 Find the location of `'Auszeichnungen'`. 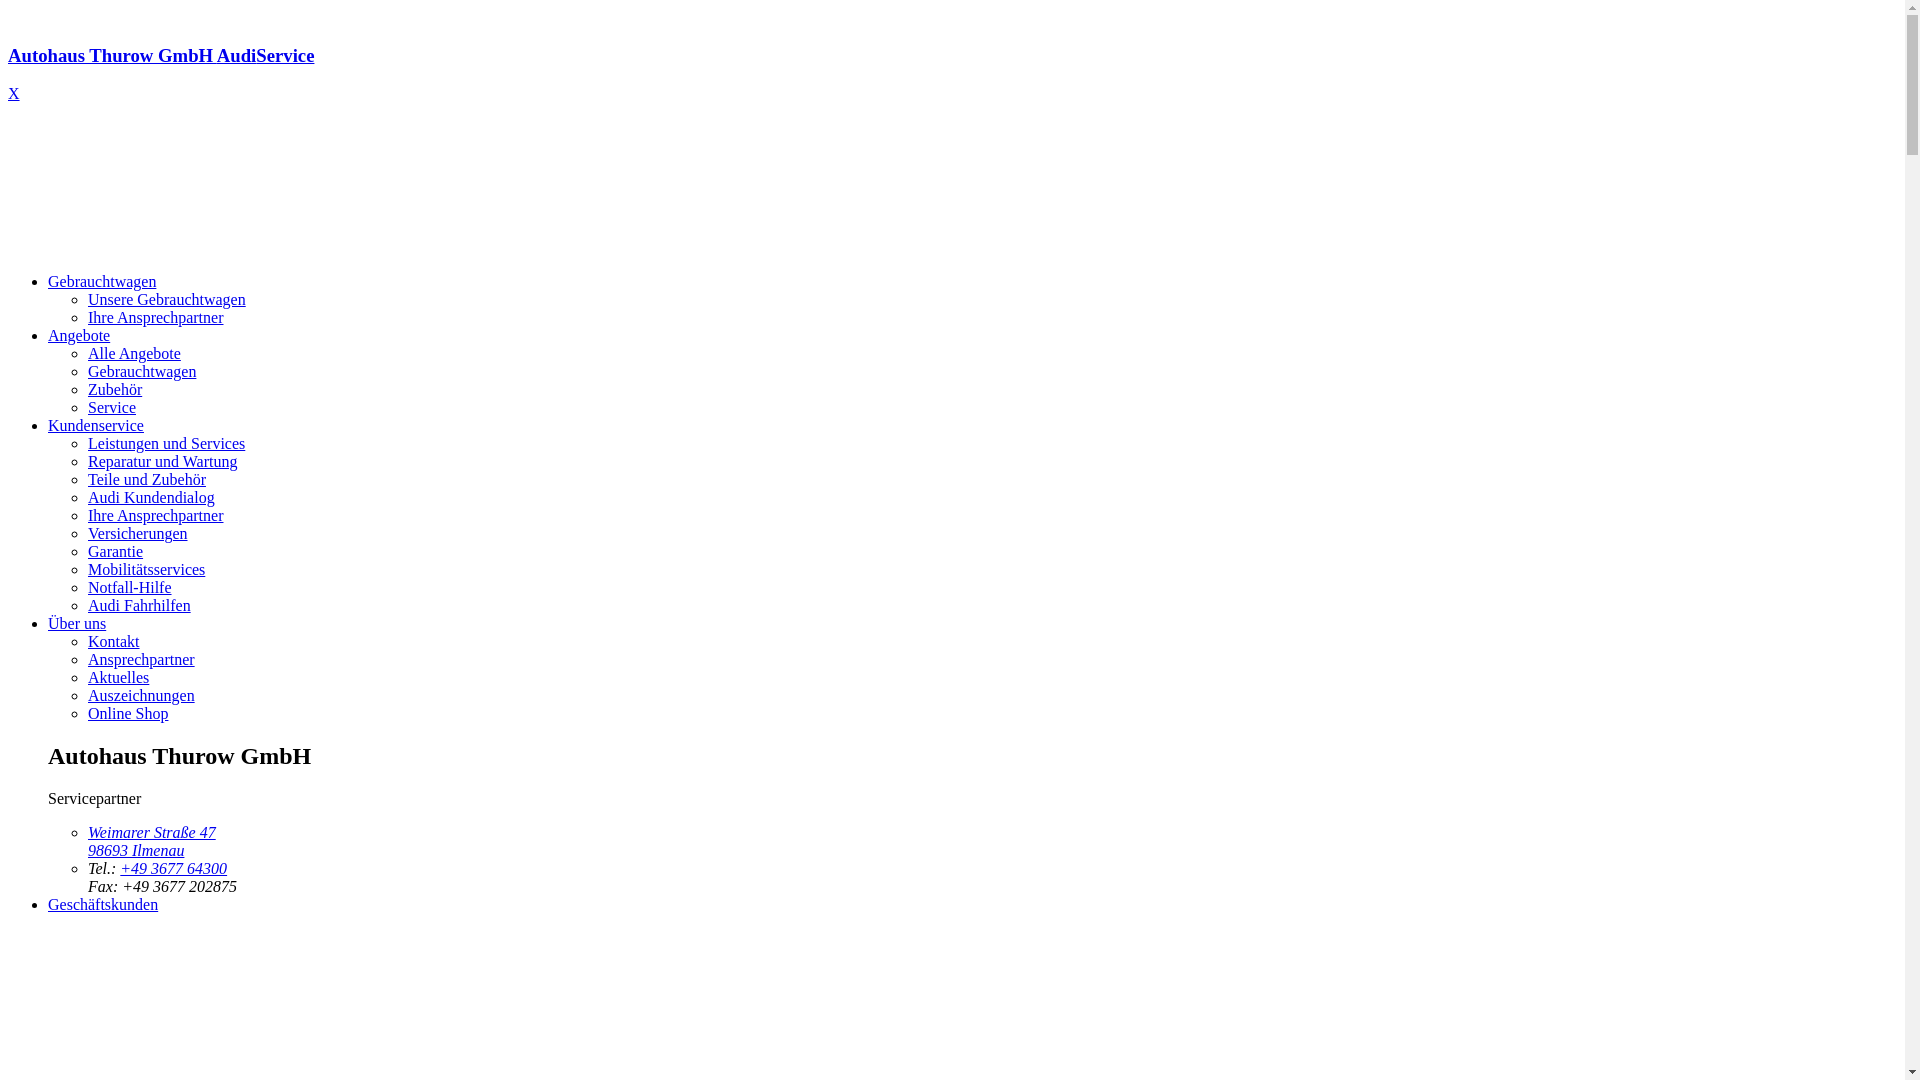

'Auszeichnungen' is located at coordinates (140, 694).